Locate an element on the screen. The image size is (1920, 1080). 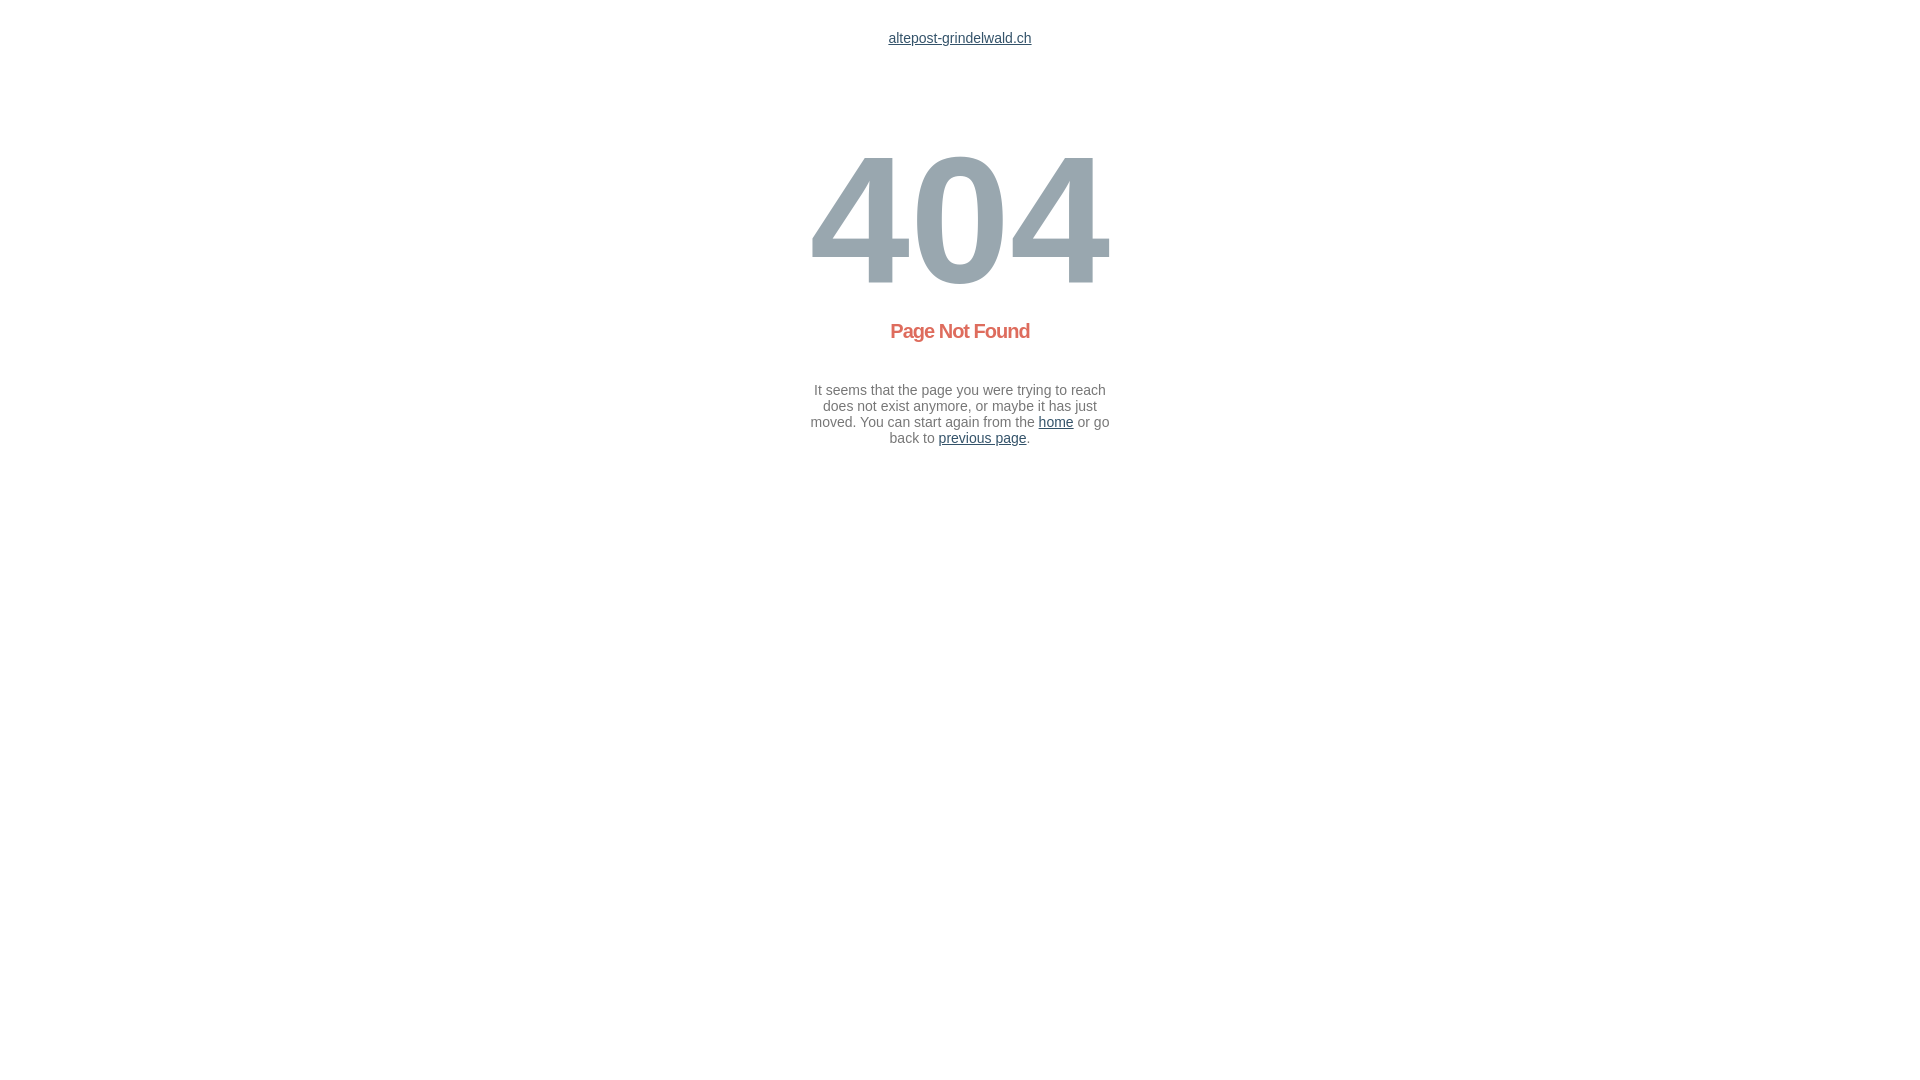
'altepost-grindelwald.ch' is located at coordinates (958, 38).